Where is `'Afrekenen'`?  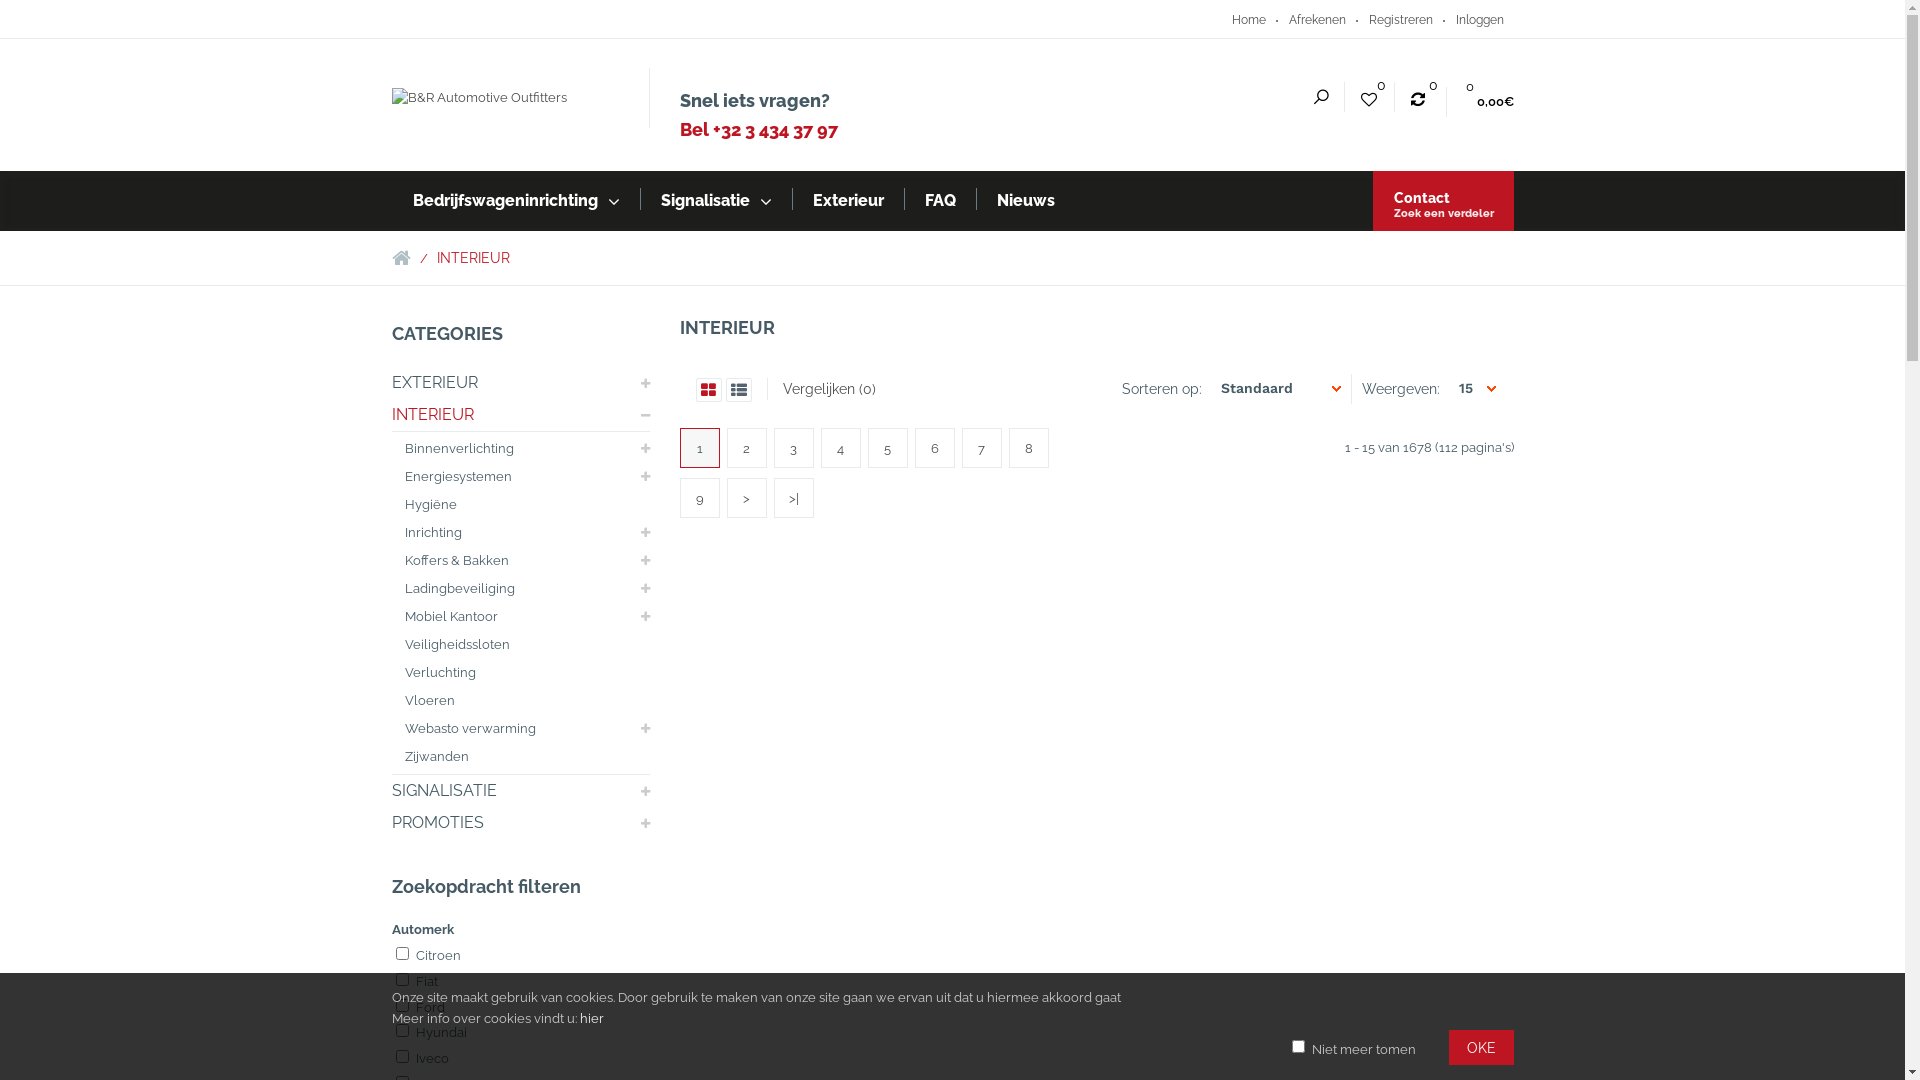
'Afrekenen' is located at coordinates (1316, 20).